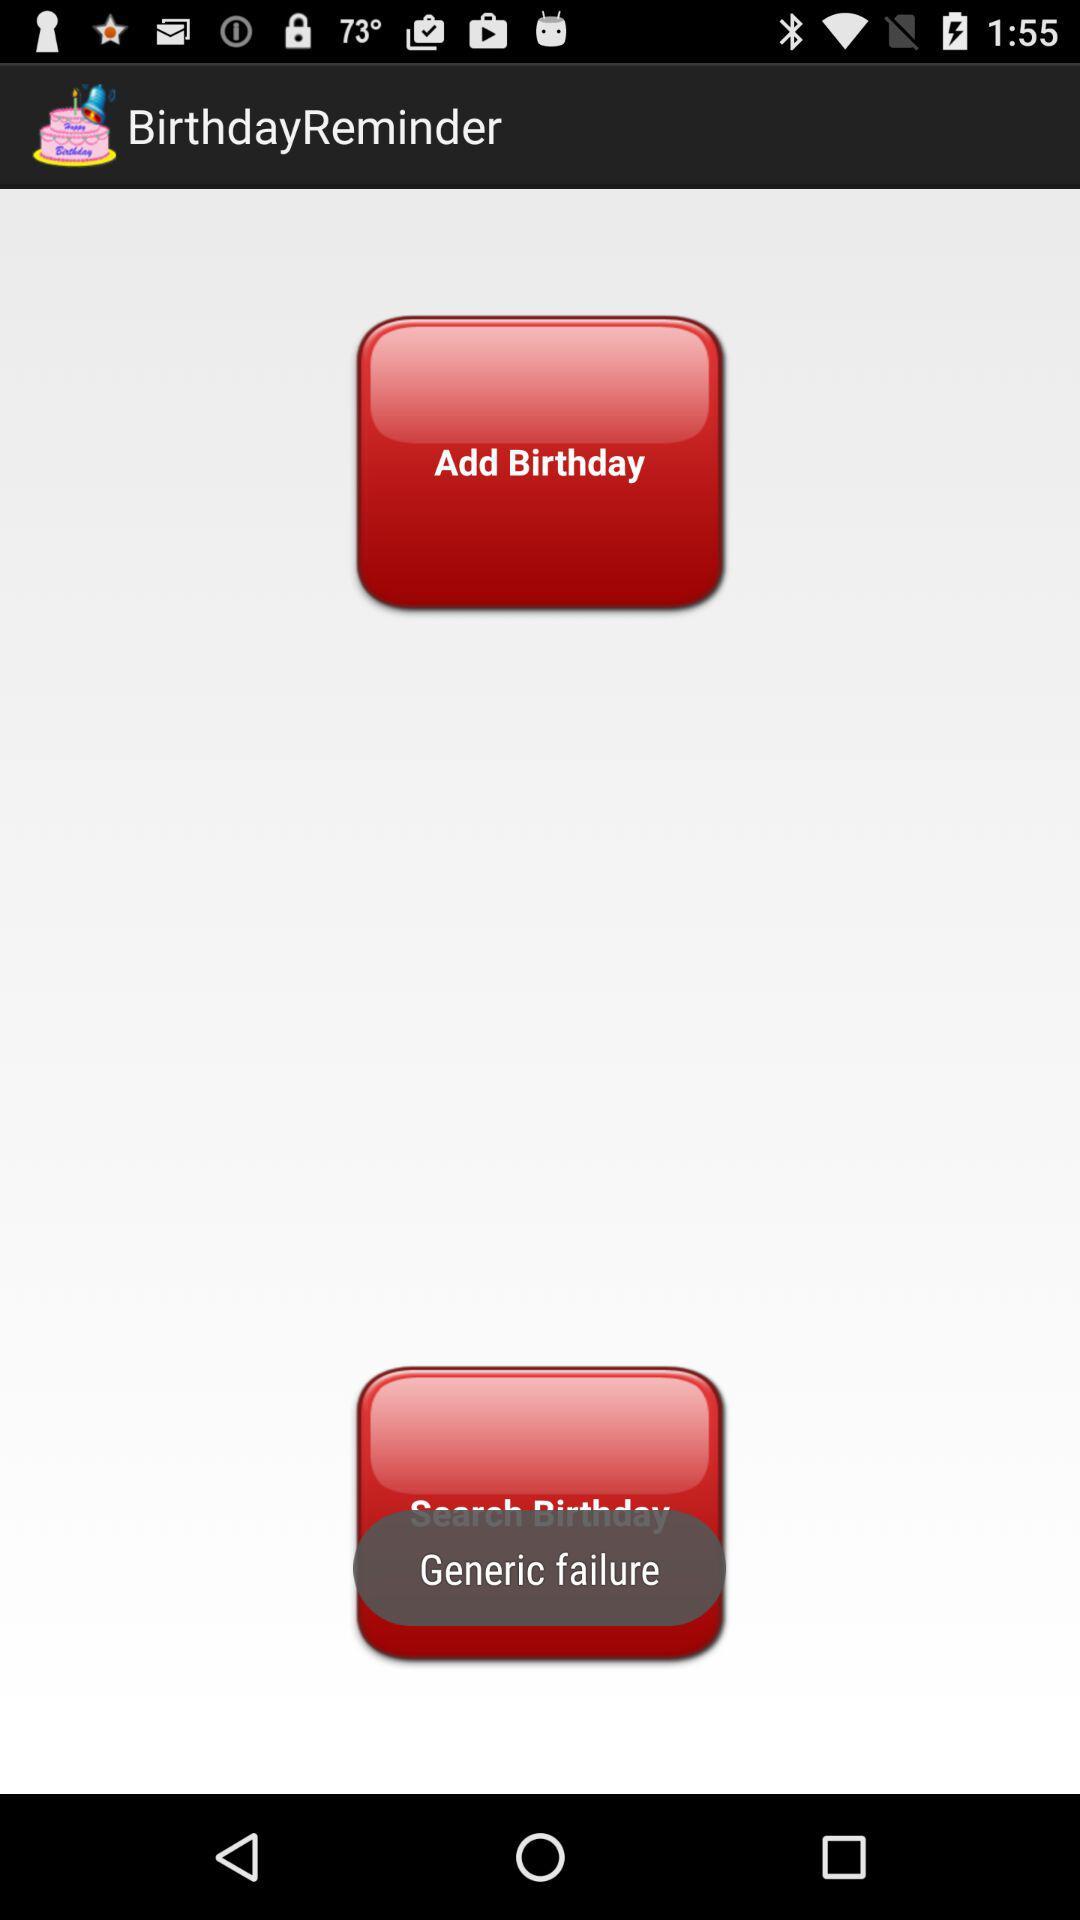 The width and height of the screenshot is (1080, 1920). Describe the element at coordinates (538, 1512) in the screenshot. I see `icon below add birthday item` at that location.